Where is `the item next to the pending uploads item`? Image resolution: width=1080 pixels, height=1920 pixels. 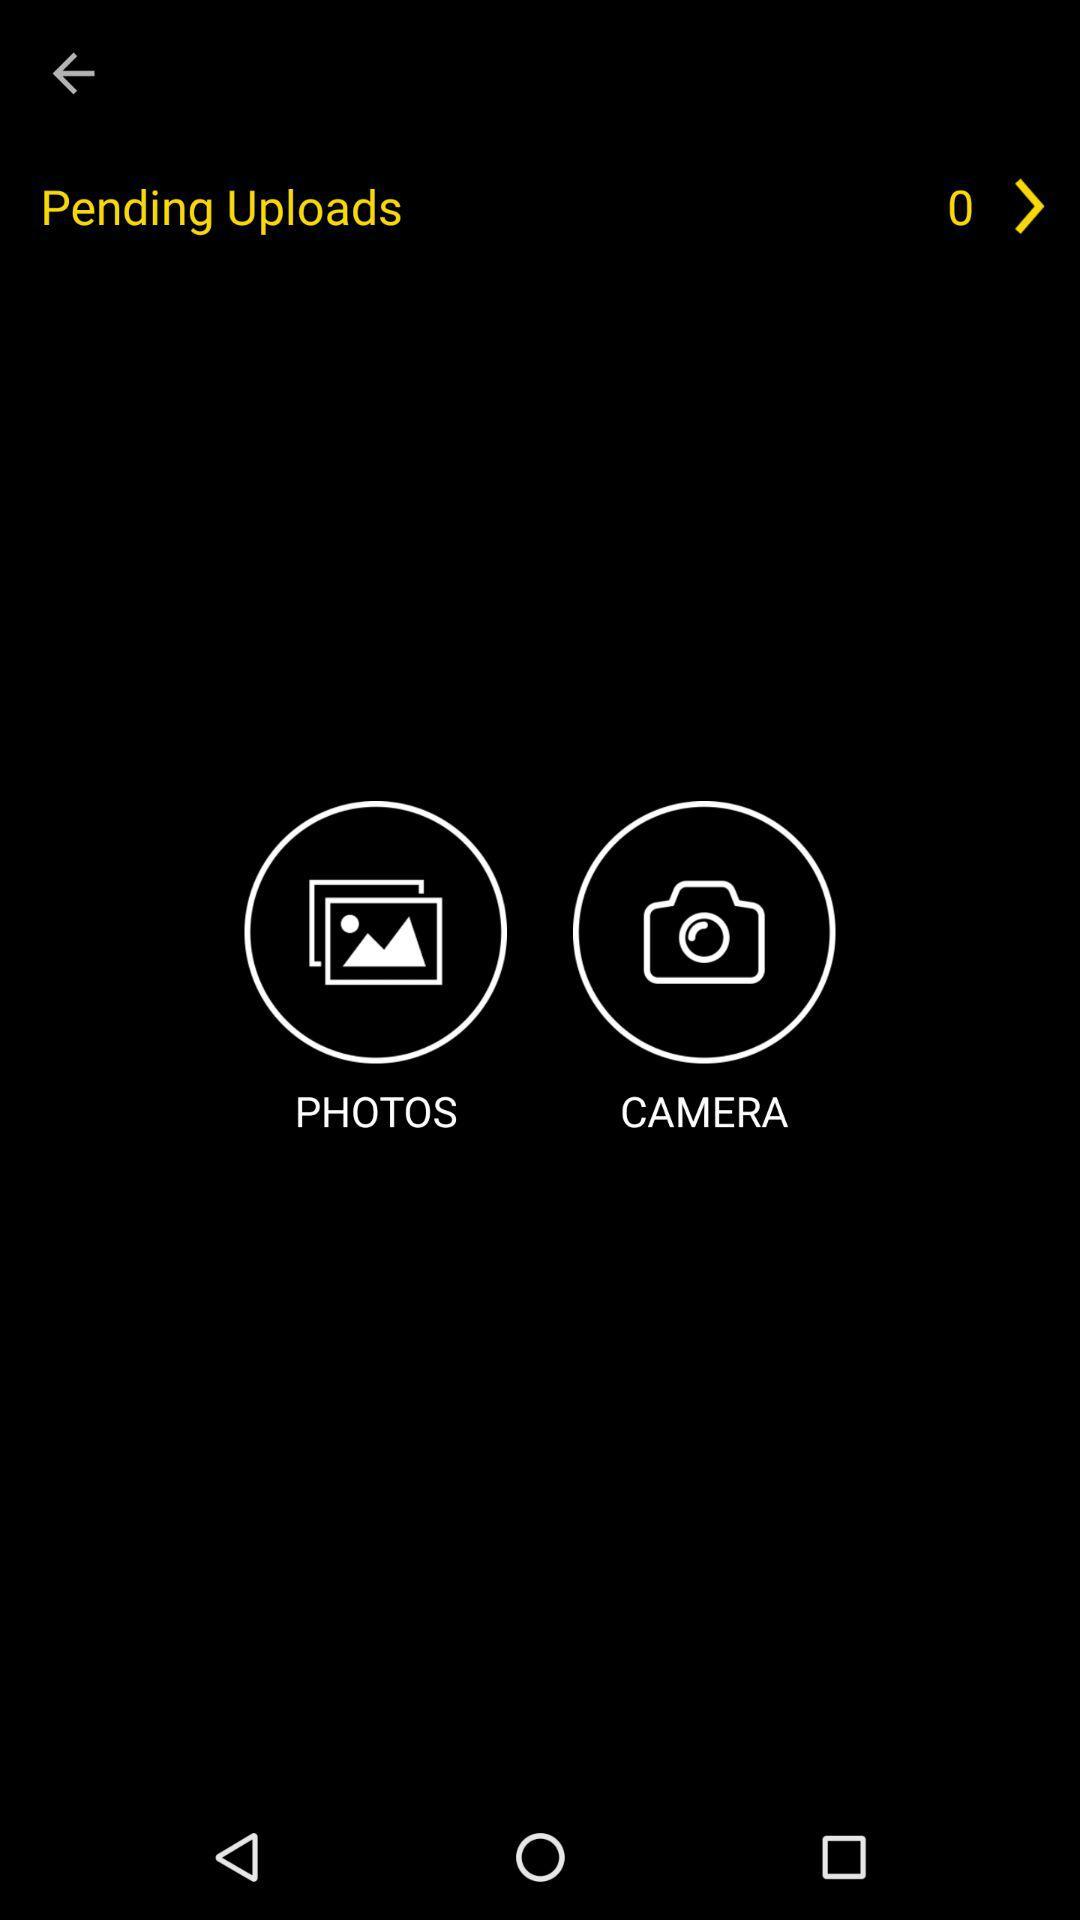
the item next to the pending uploads item is located at coordinates (959, 206).